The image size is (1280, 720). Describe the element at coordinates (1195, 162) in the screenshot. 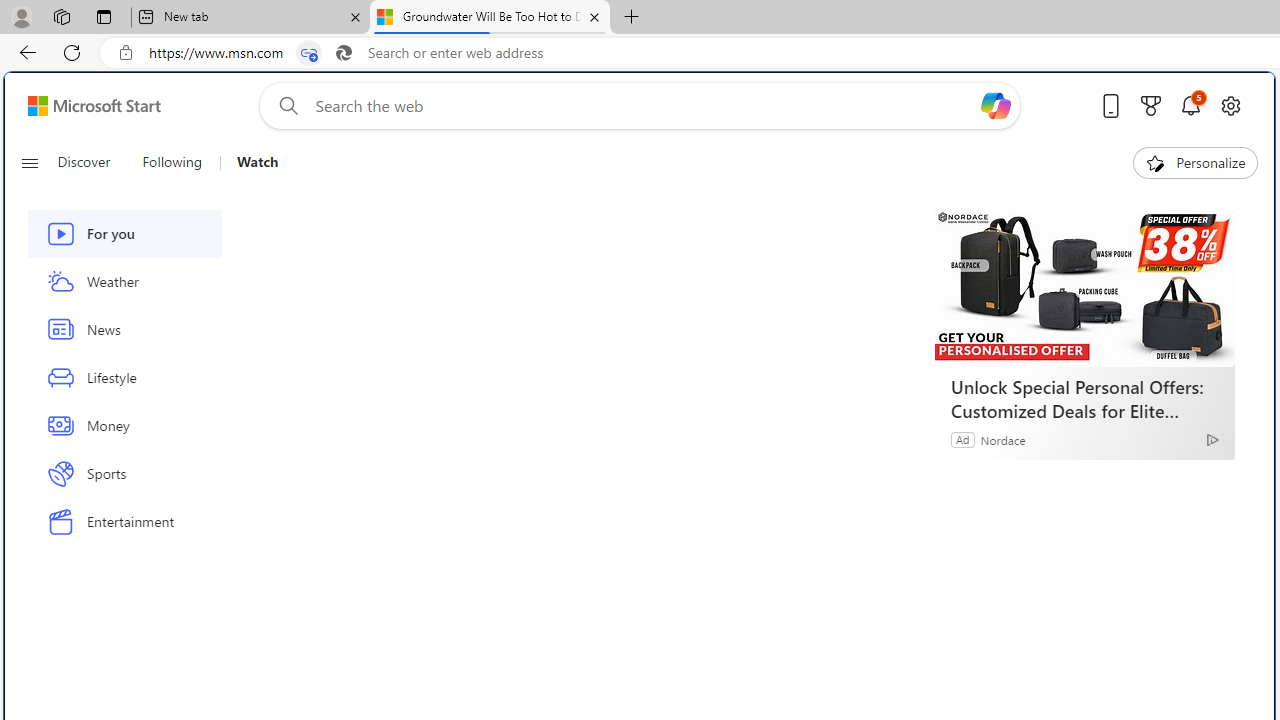

I see `'Personalize'` at that location.